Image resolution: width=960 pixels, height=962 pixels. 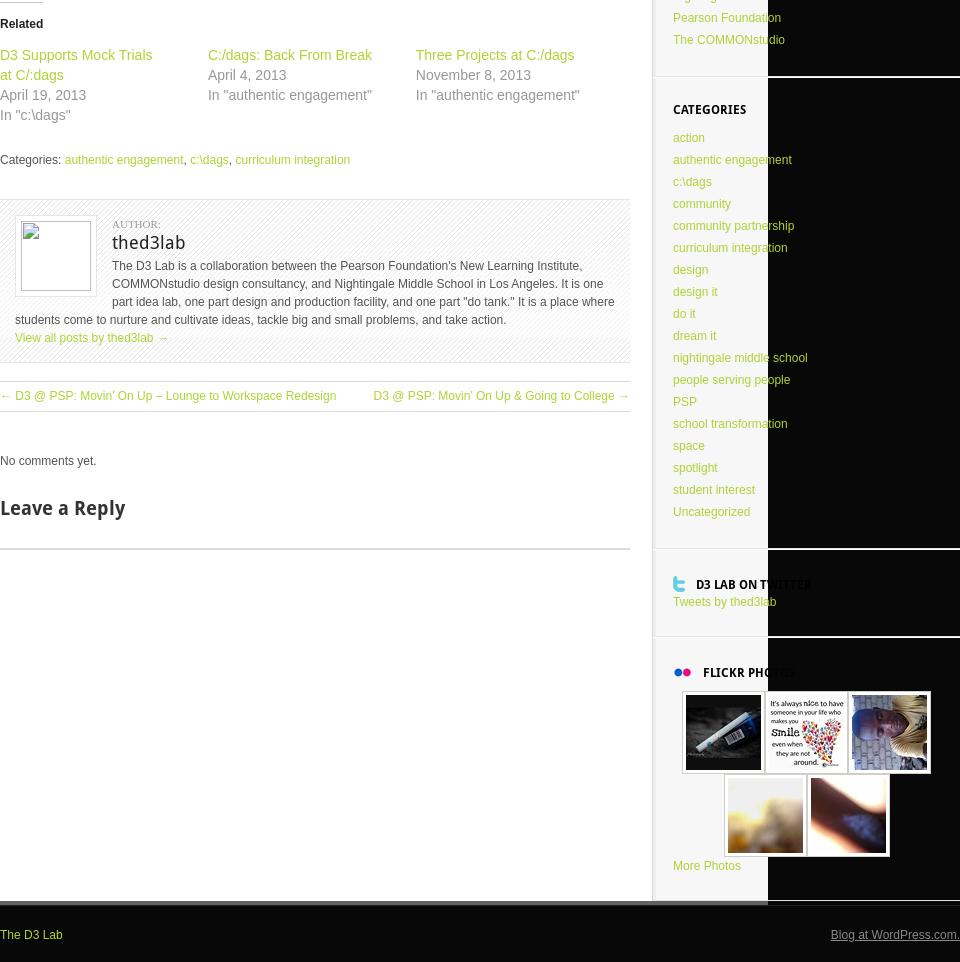 I want to click on 'Categories', so click(x=709, y=108).